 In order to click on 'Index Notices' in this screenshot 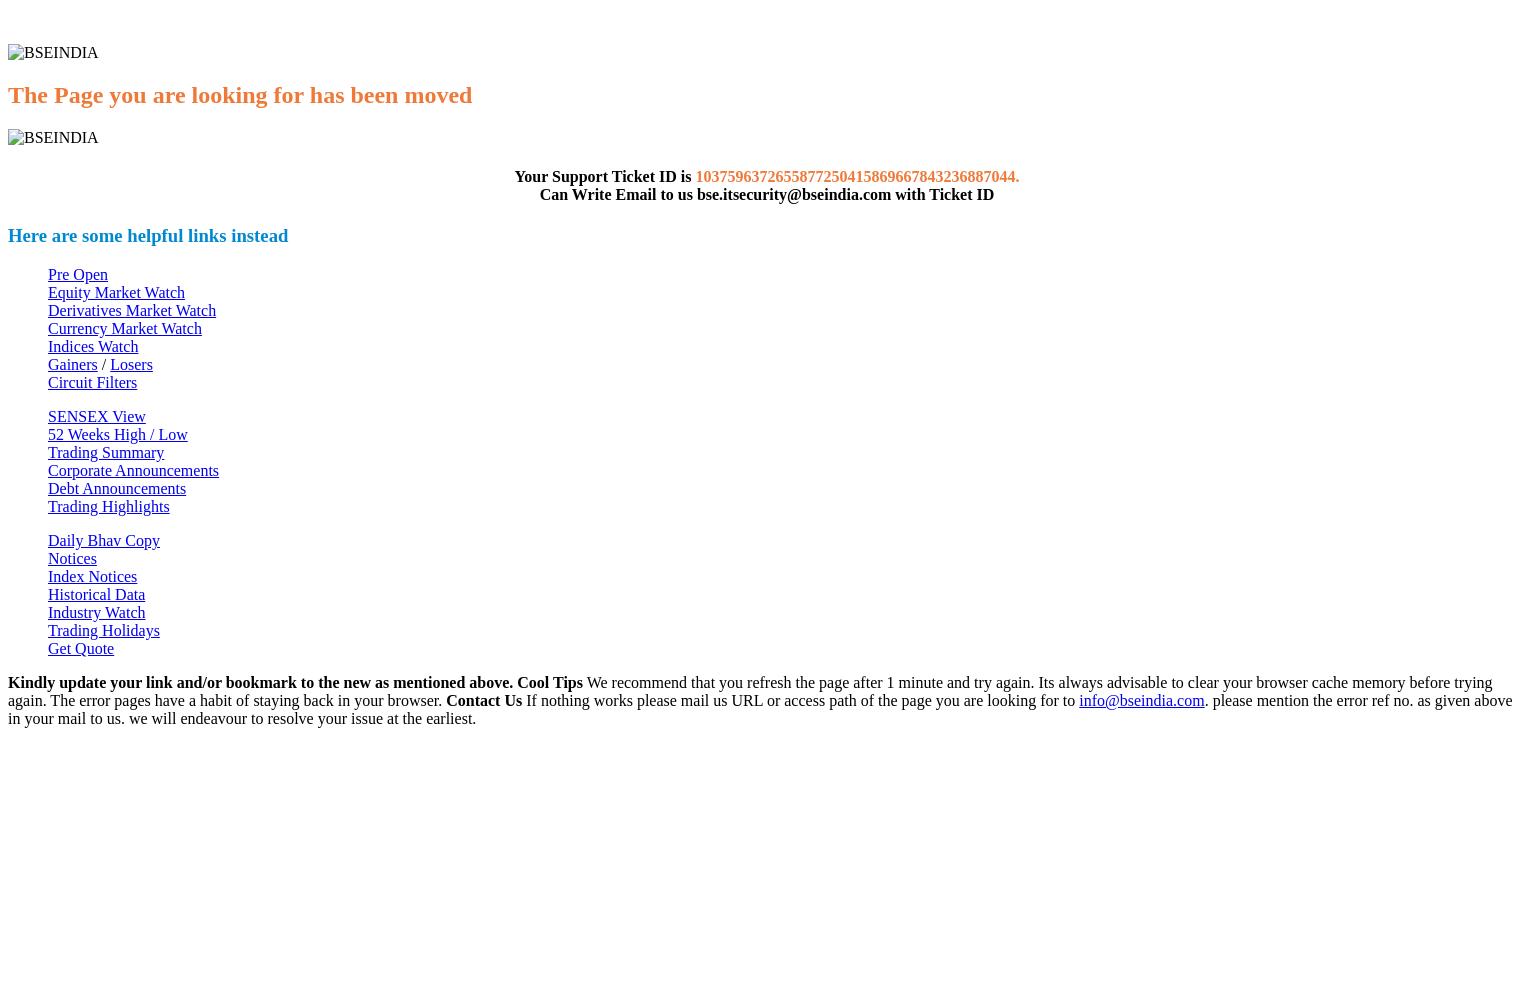, I will do `click(92, 575)`.